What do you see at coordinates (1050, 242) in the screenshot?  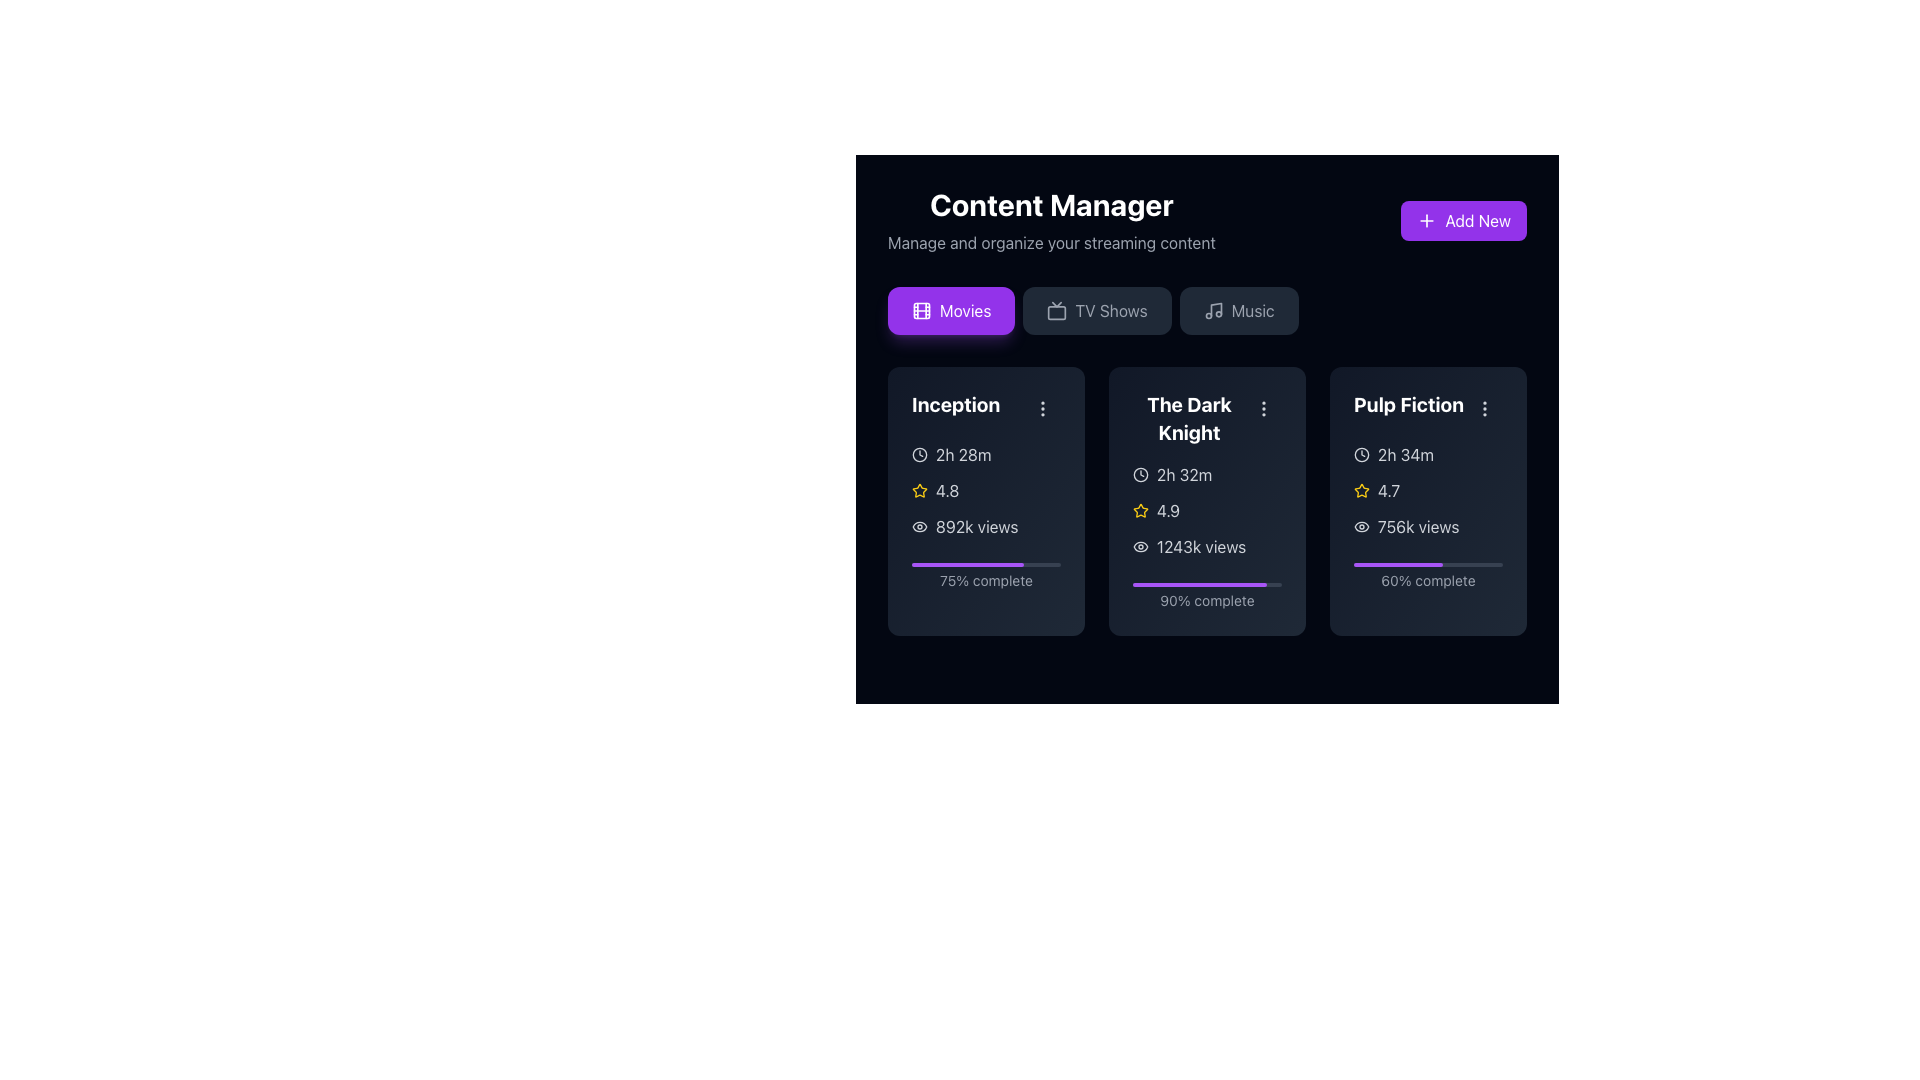 I see `the static text element that reads 'Manage and organize your streaming content', which is styled in gray and serves as a subtitle below the 'Content Manager' heading` at bounding box center [1050, 242].